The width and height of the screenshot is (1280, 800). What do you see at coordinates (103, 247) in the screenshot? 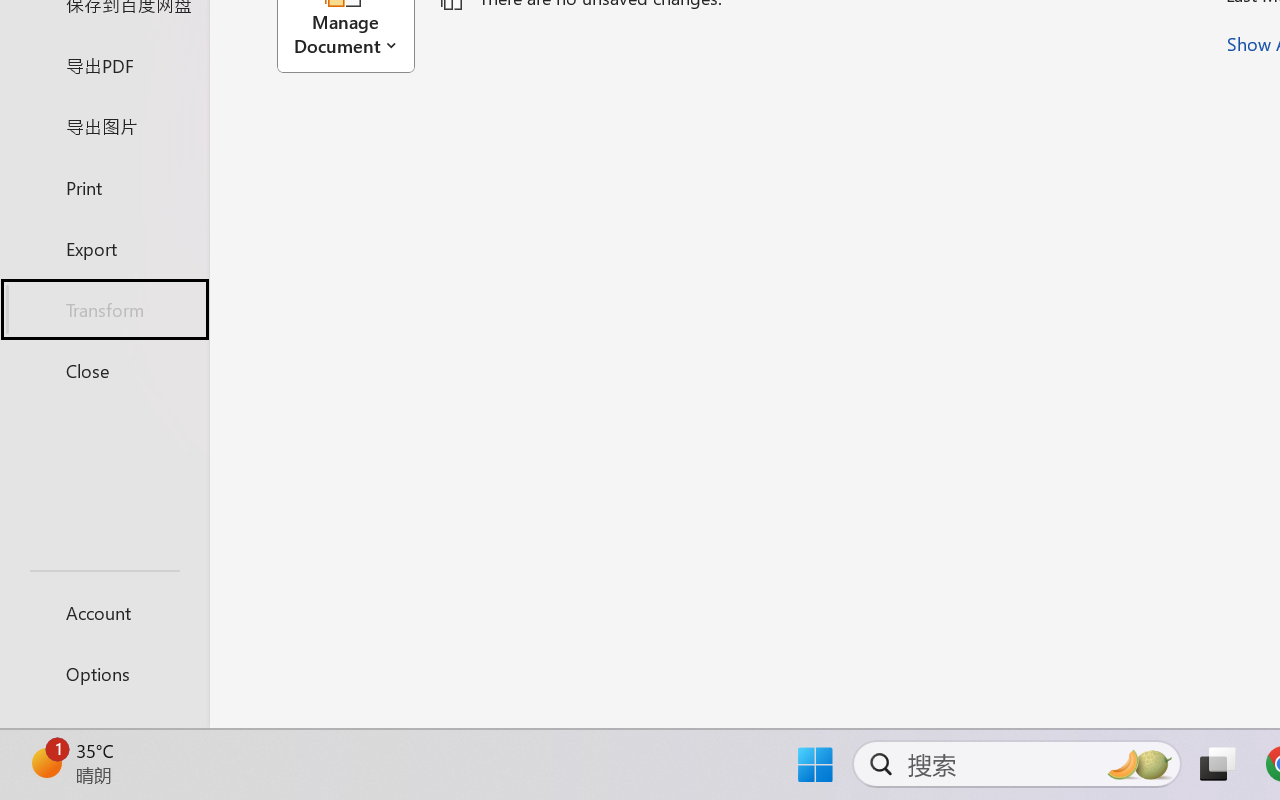
I see `'Export'` at bounding box center [103, 247].